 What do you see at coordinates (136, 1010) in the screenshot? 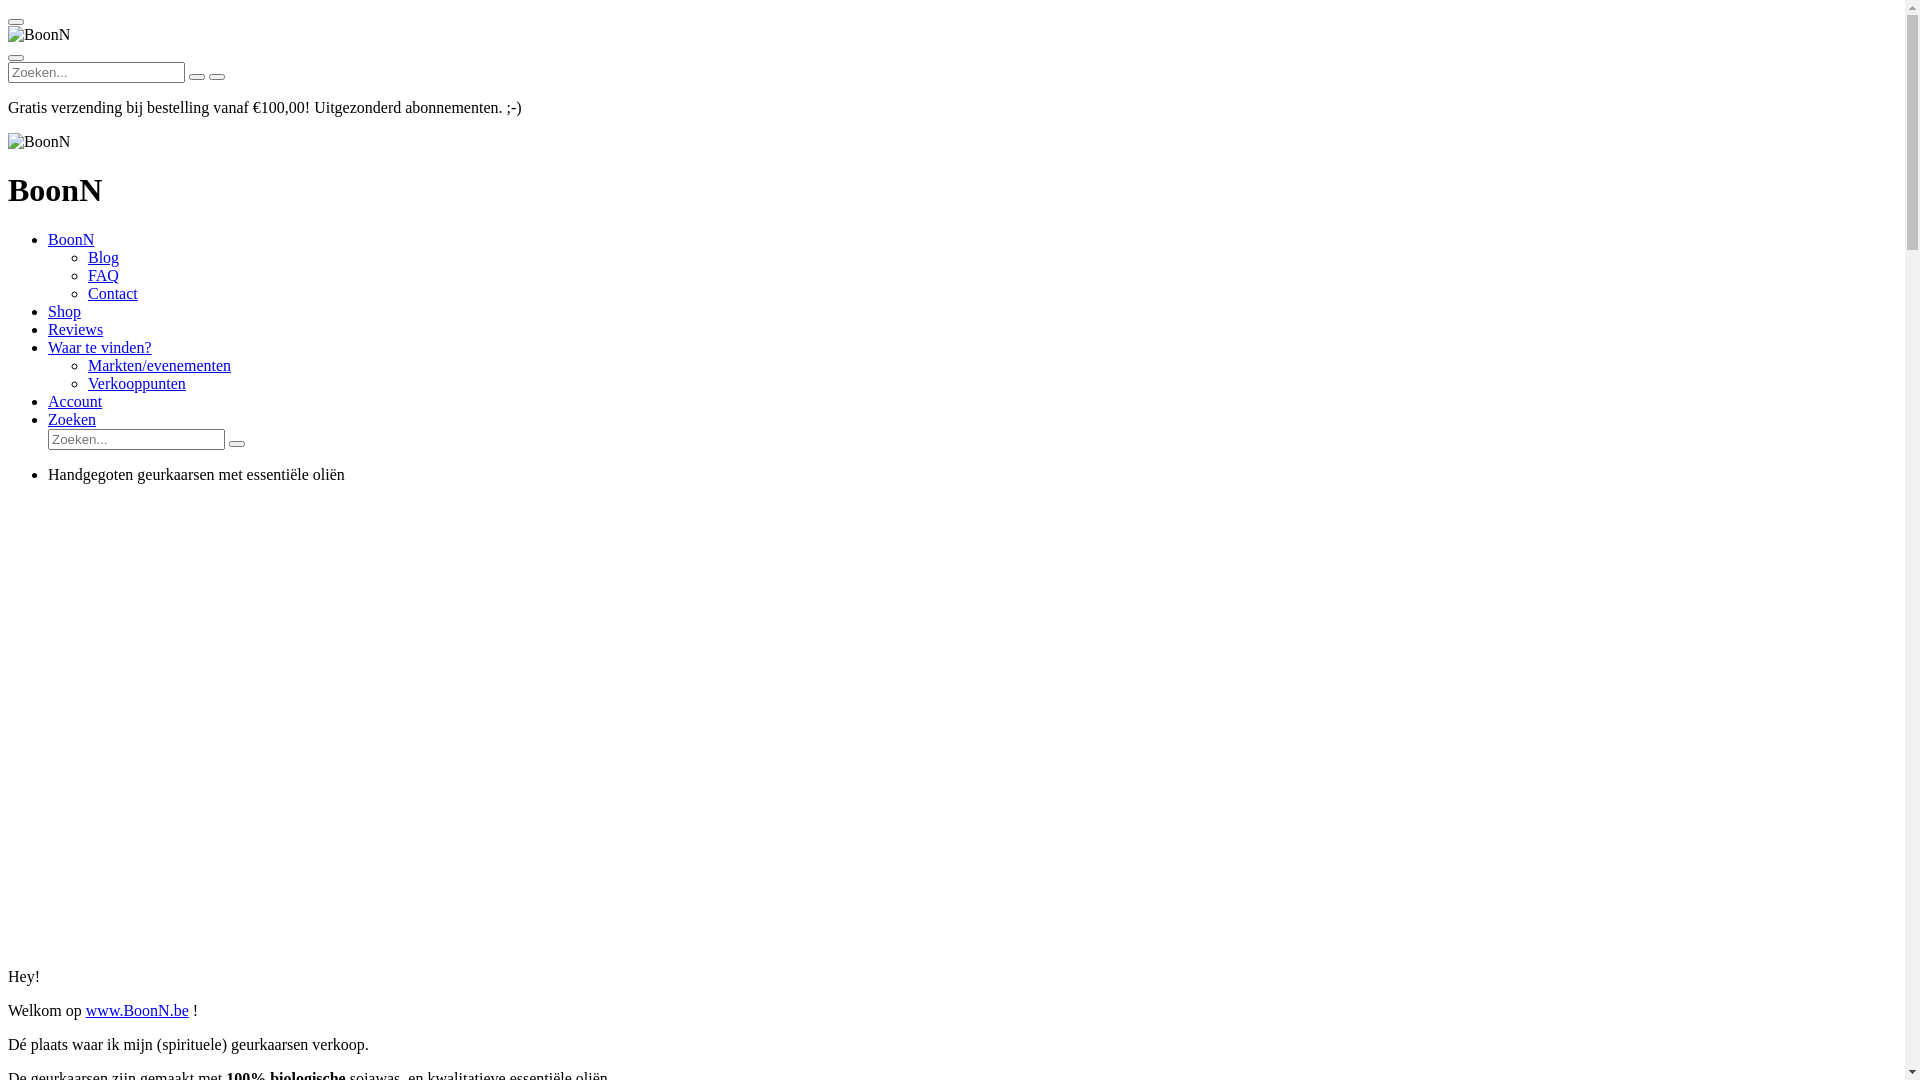
I see `'www.BoonN.be'` at bounding box center [136, 1010].